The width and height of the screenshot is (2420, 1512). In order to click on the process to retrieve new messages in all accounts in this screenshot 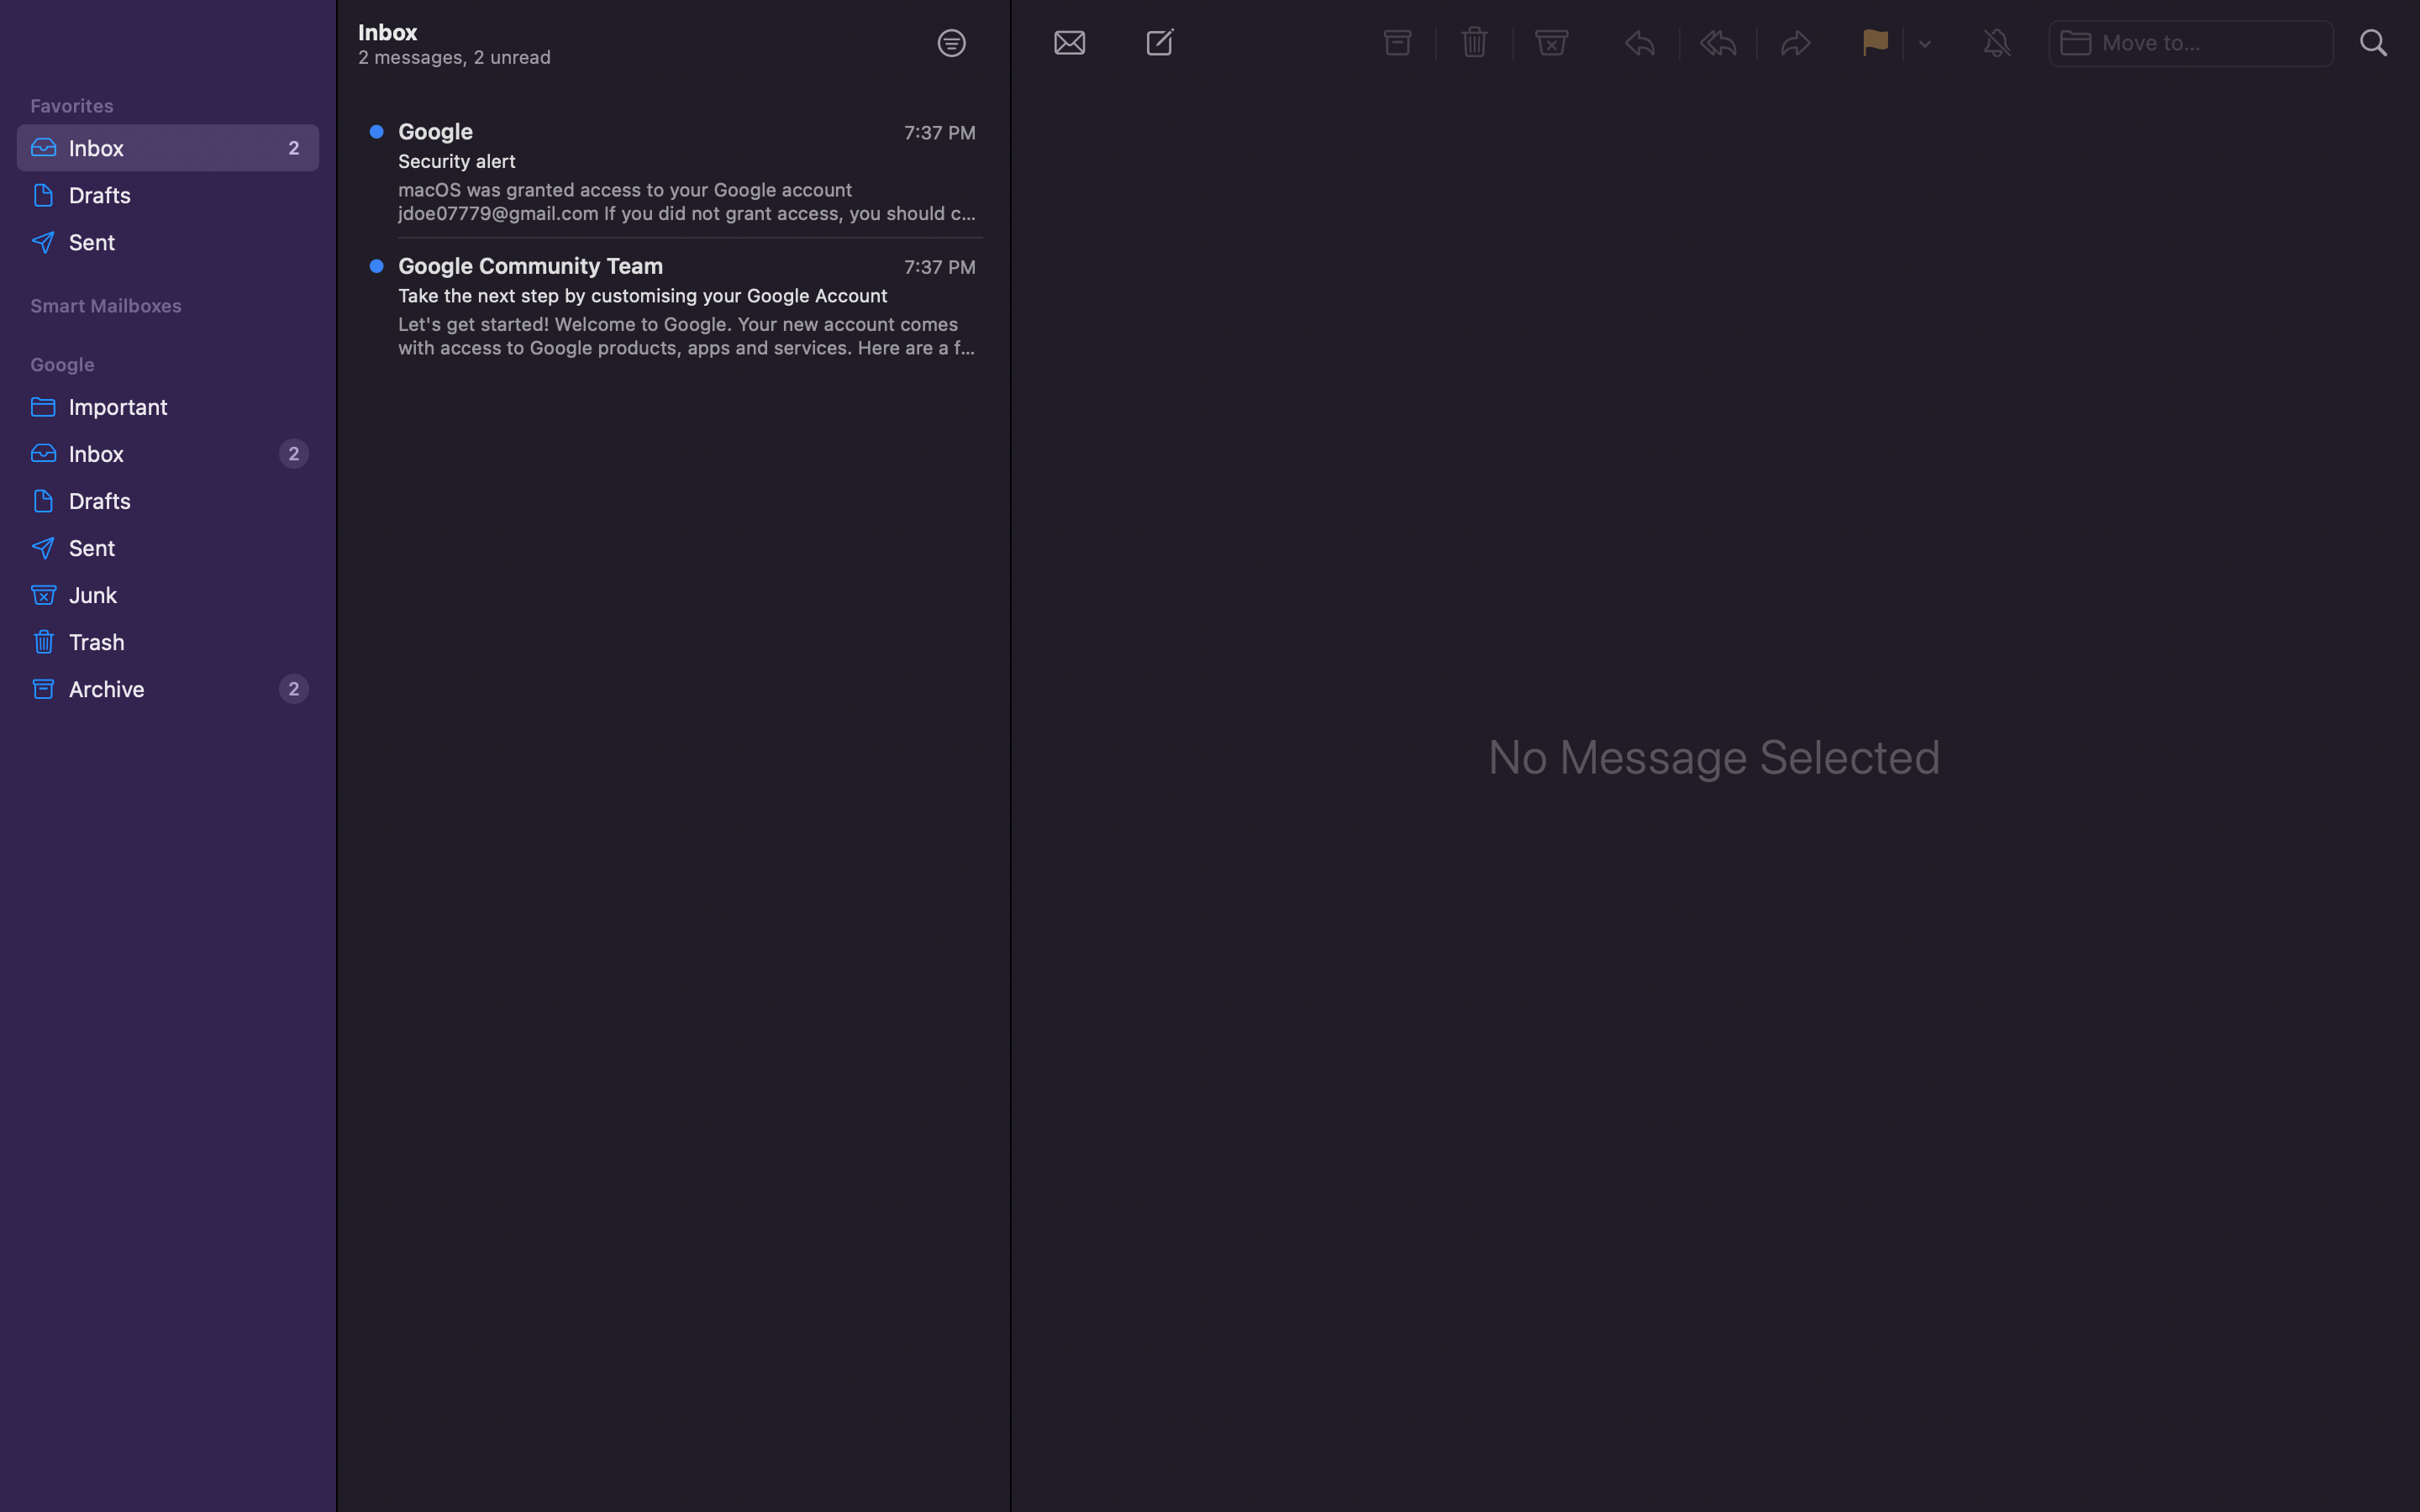, I will do `click(1068, 41)`.